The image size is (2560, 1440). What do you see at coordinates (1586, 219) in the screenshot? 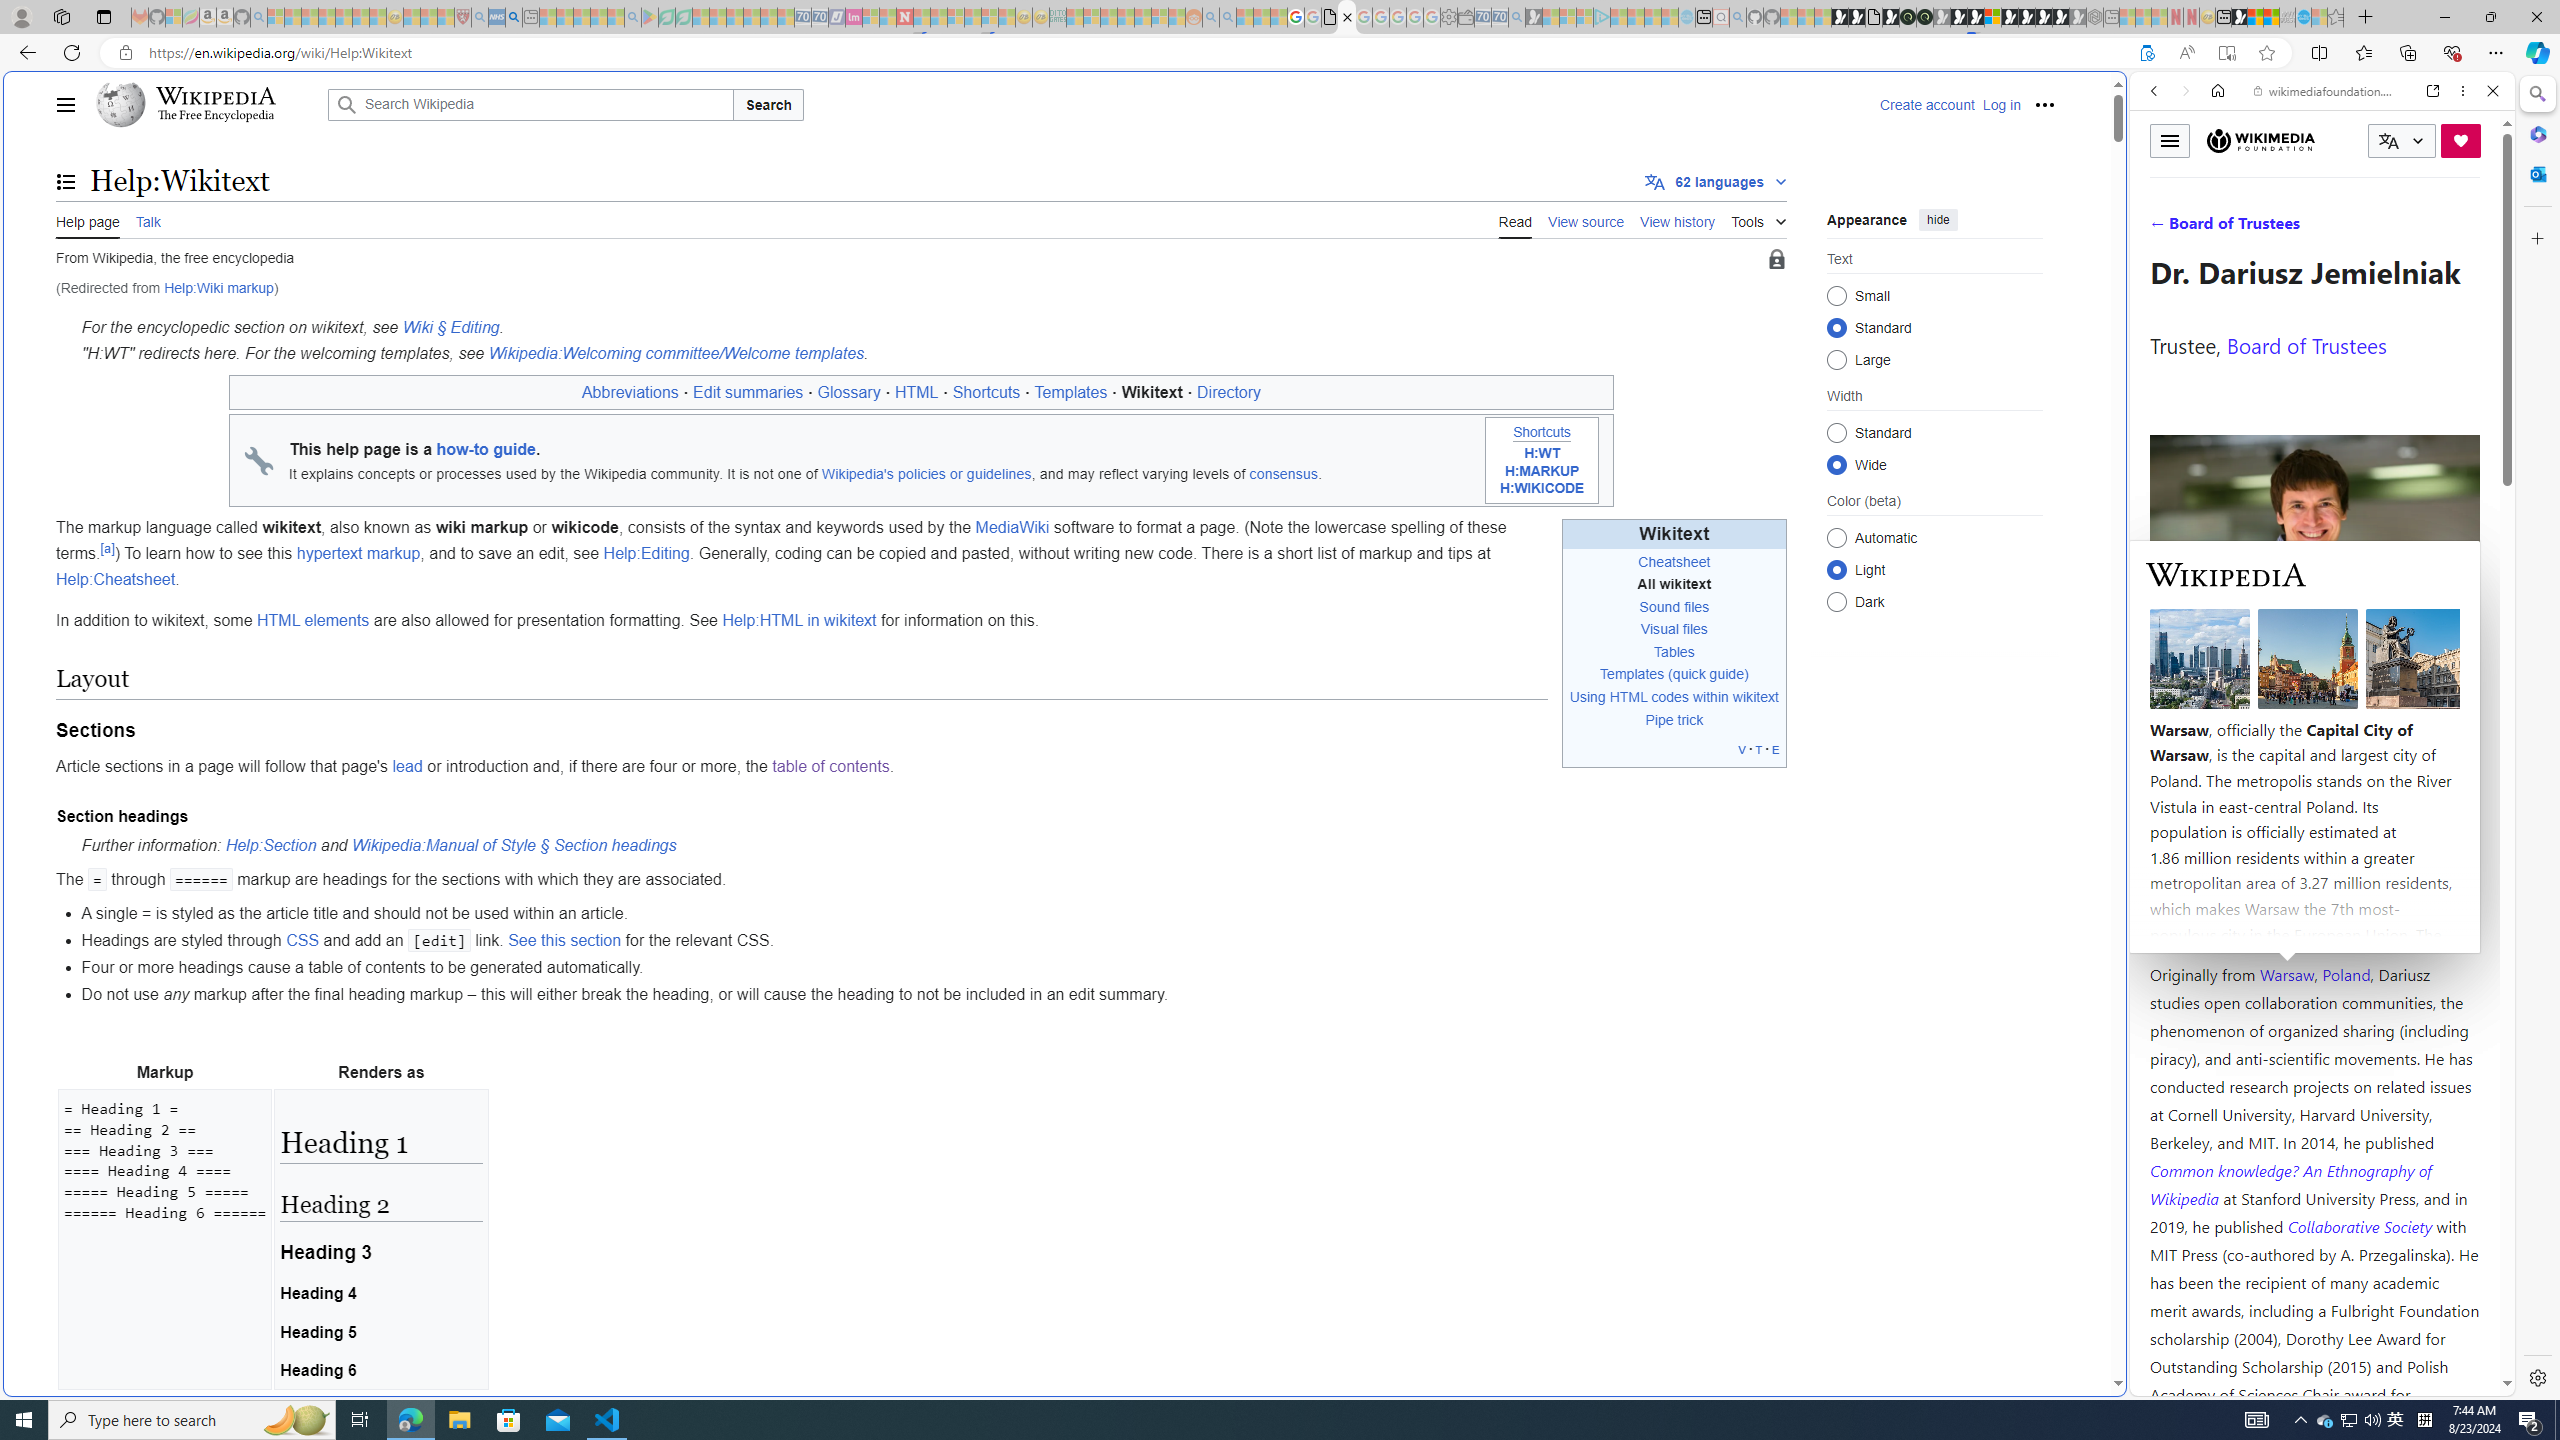
I see `'View source'` at bounding box center [1586, 219].